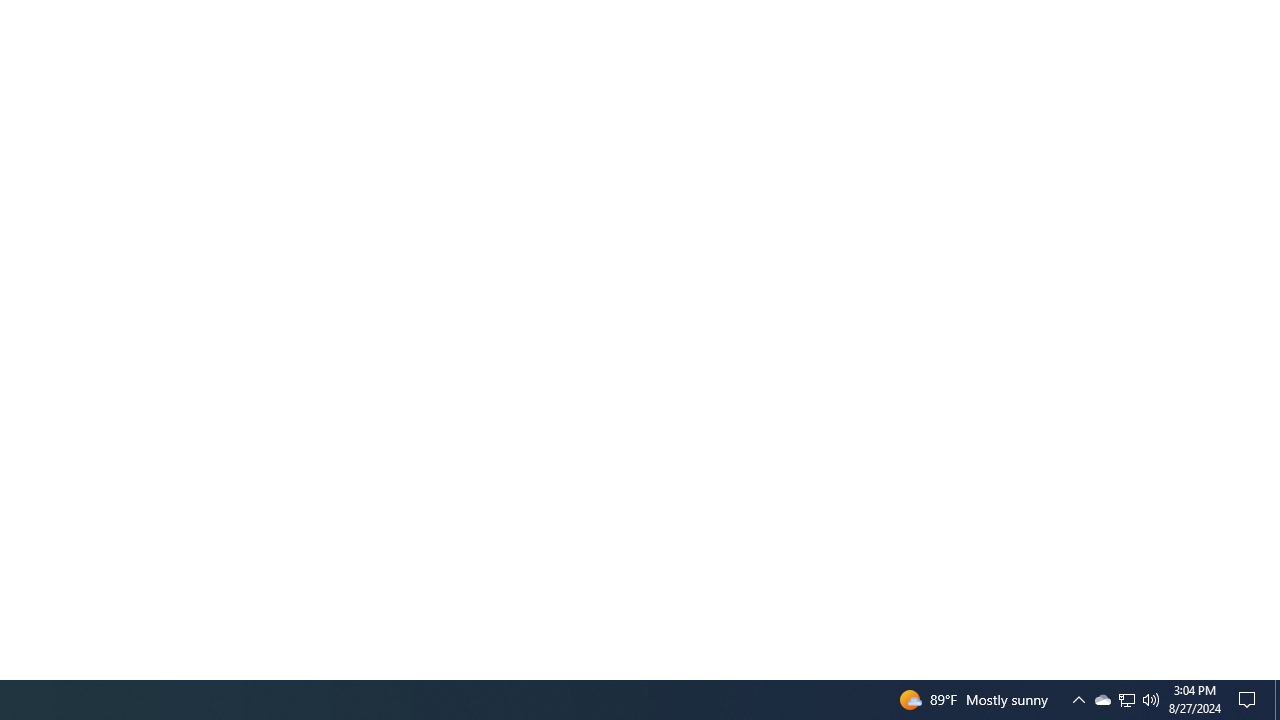 Image resolution: width=1280 pixels, height=720 pixels. What do you see at coordinates (1151, 698) in the screenshot?
I see `'Q2790: 100%'` at bounding box center [1151, 698].